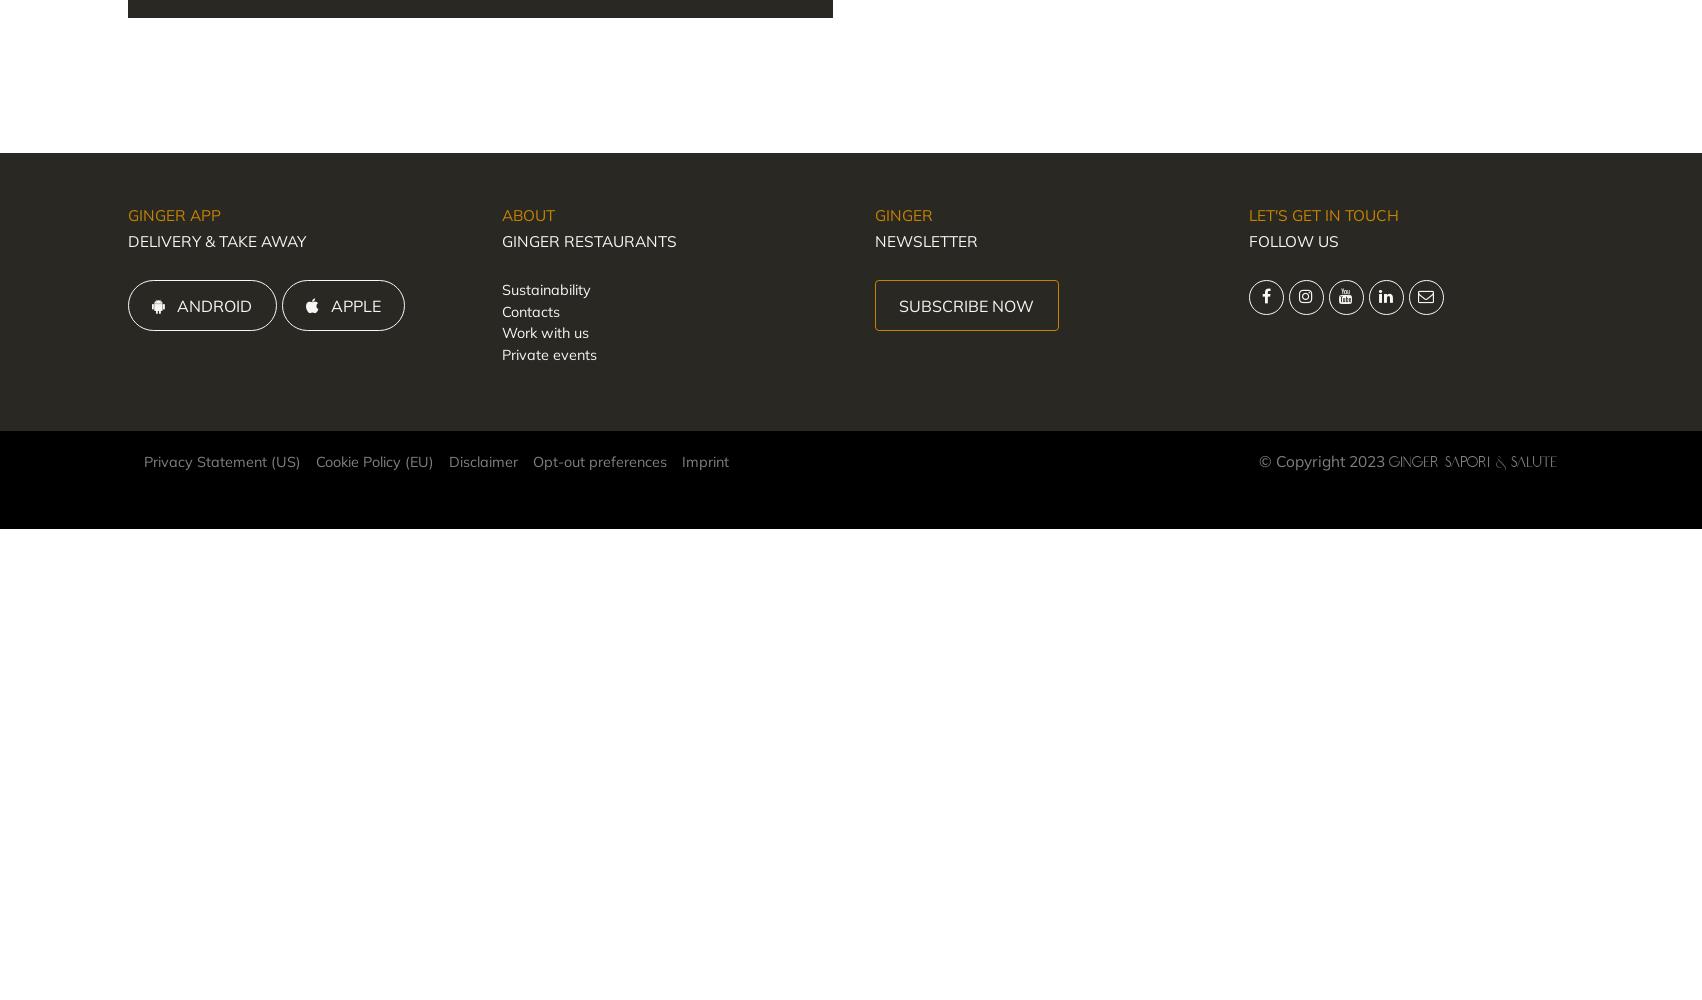  What do you see at coordinates (482, 460) in the screenshot?
I see `'Disclaimer'` at bounding box center [482, 460].